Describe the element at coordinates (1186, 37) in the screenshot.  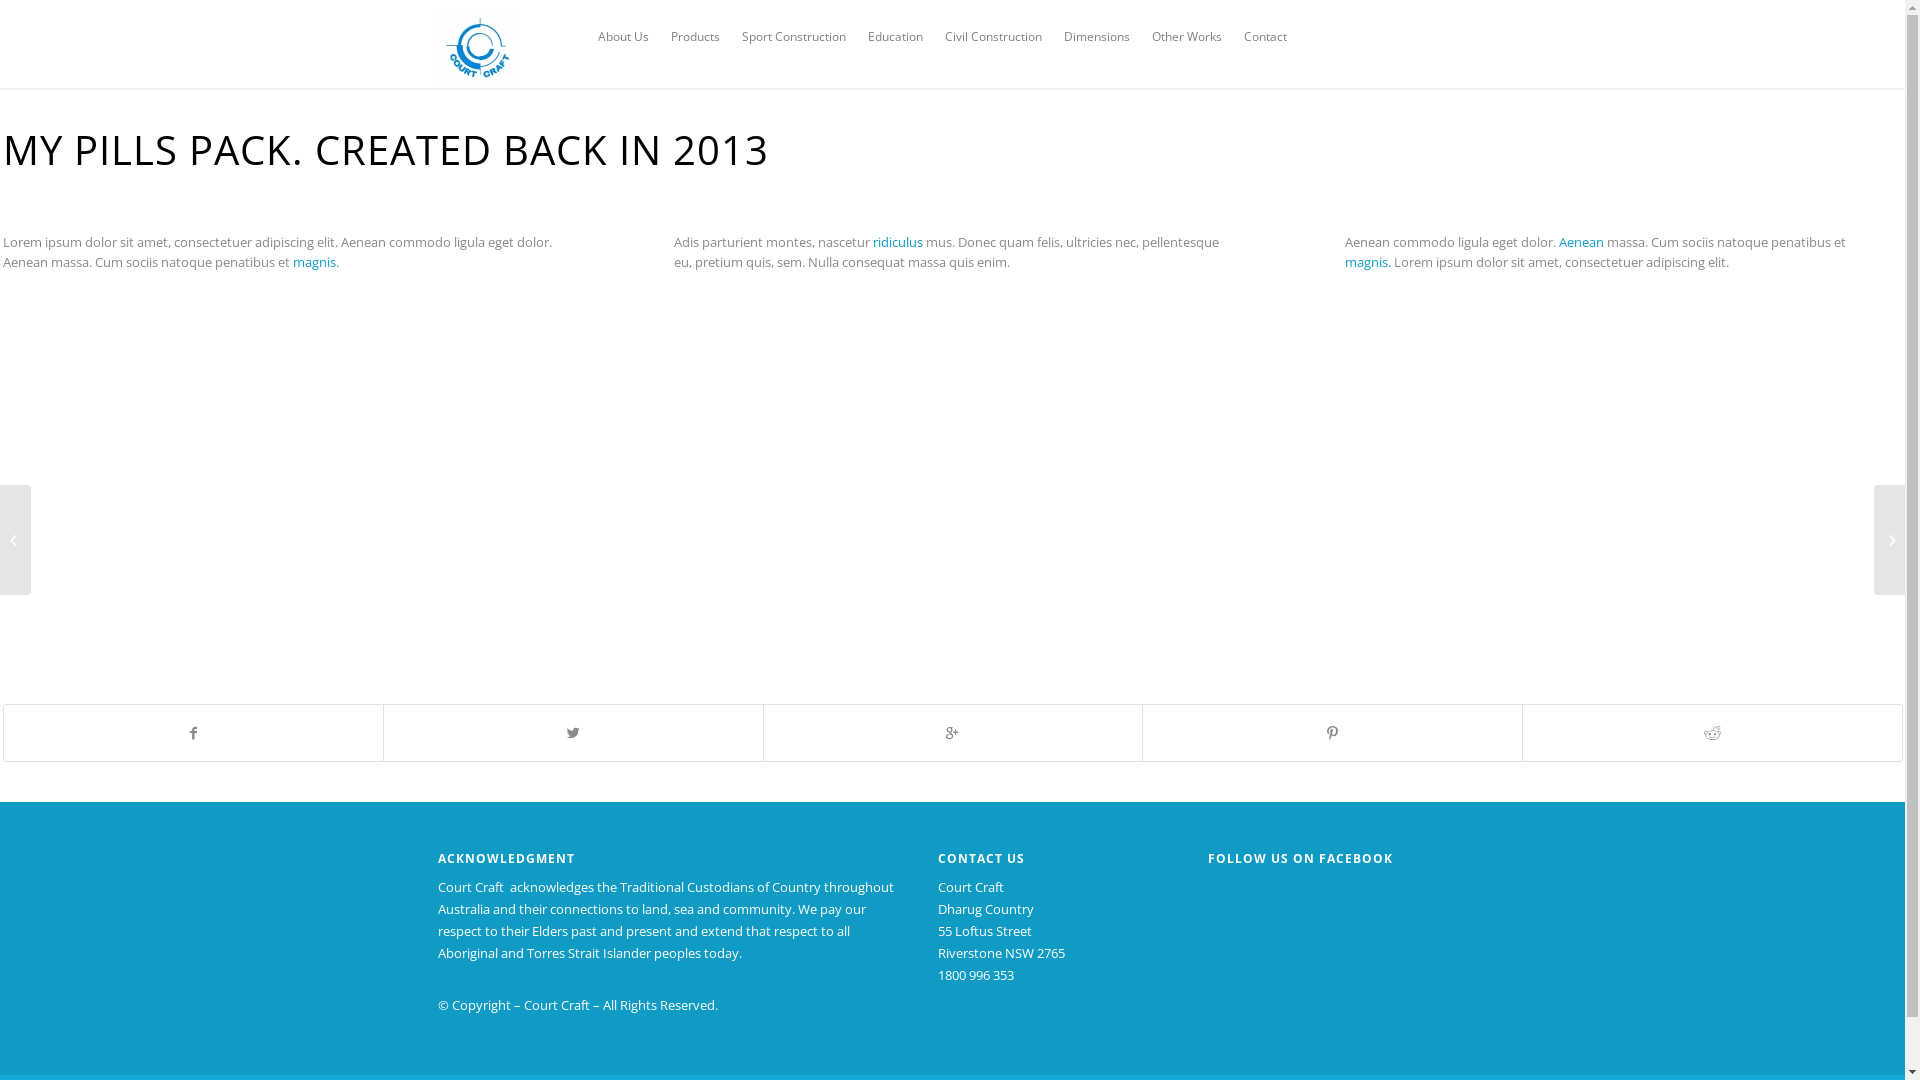
I see `'Other Works'` at that location.